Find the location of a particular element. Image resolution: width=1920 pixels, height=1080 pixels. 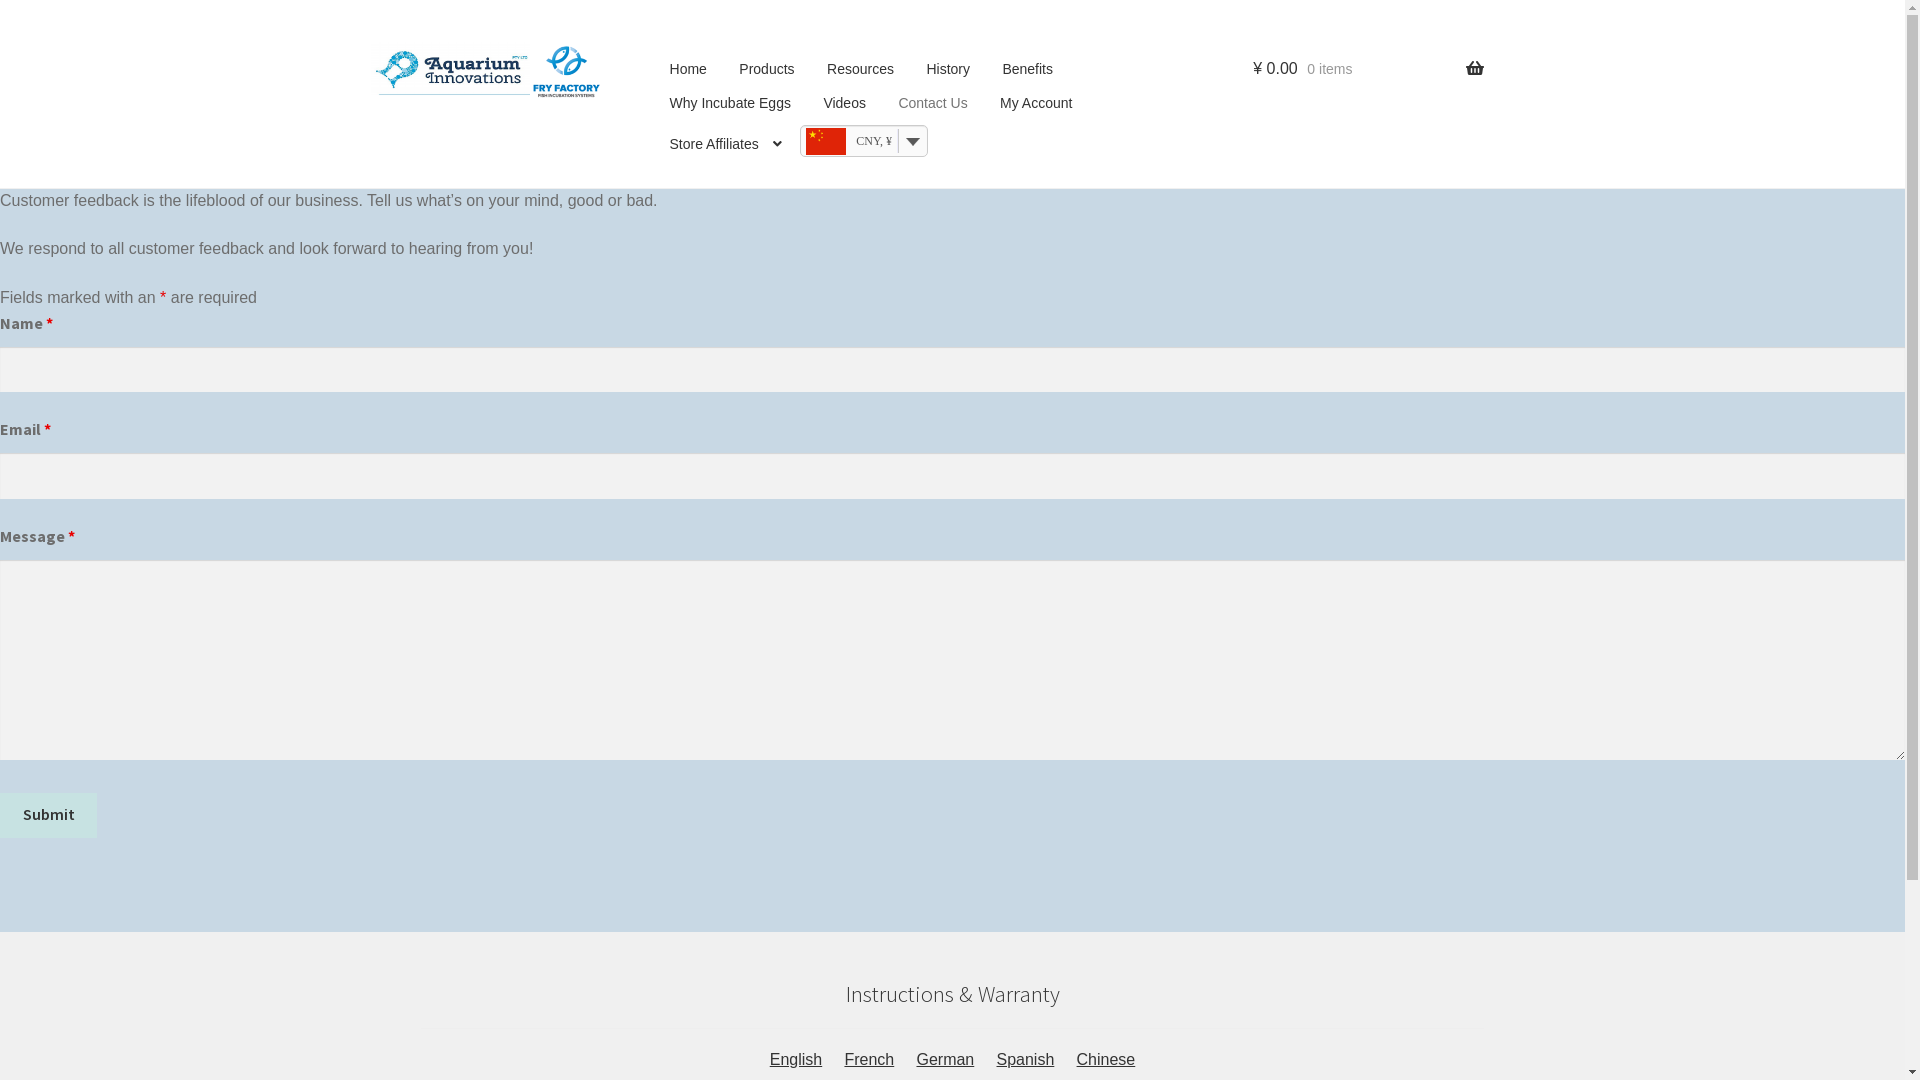

'Chinese' is located at coordinates (1075, 1058).